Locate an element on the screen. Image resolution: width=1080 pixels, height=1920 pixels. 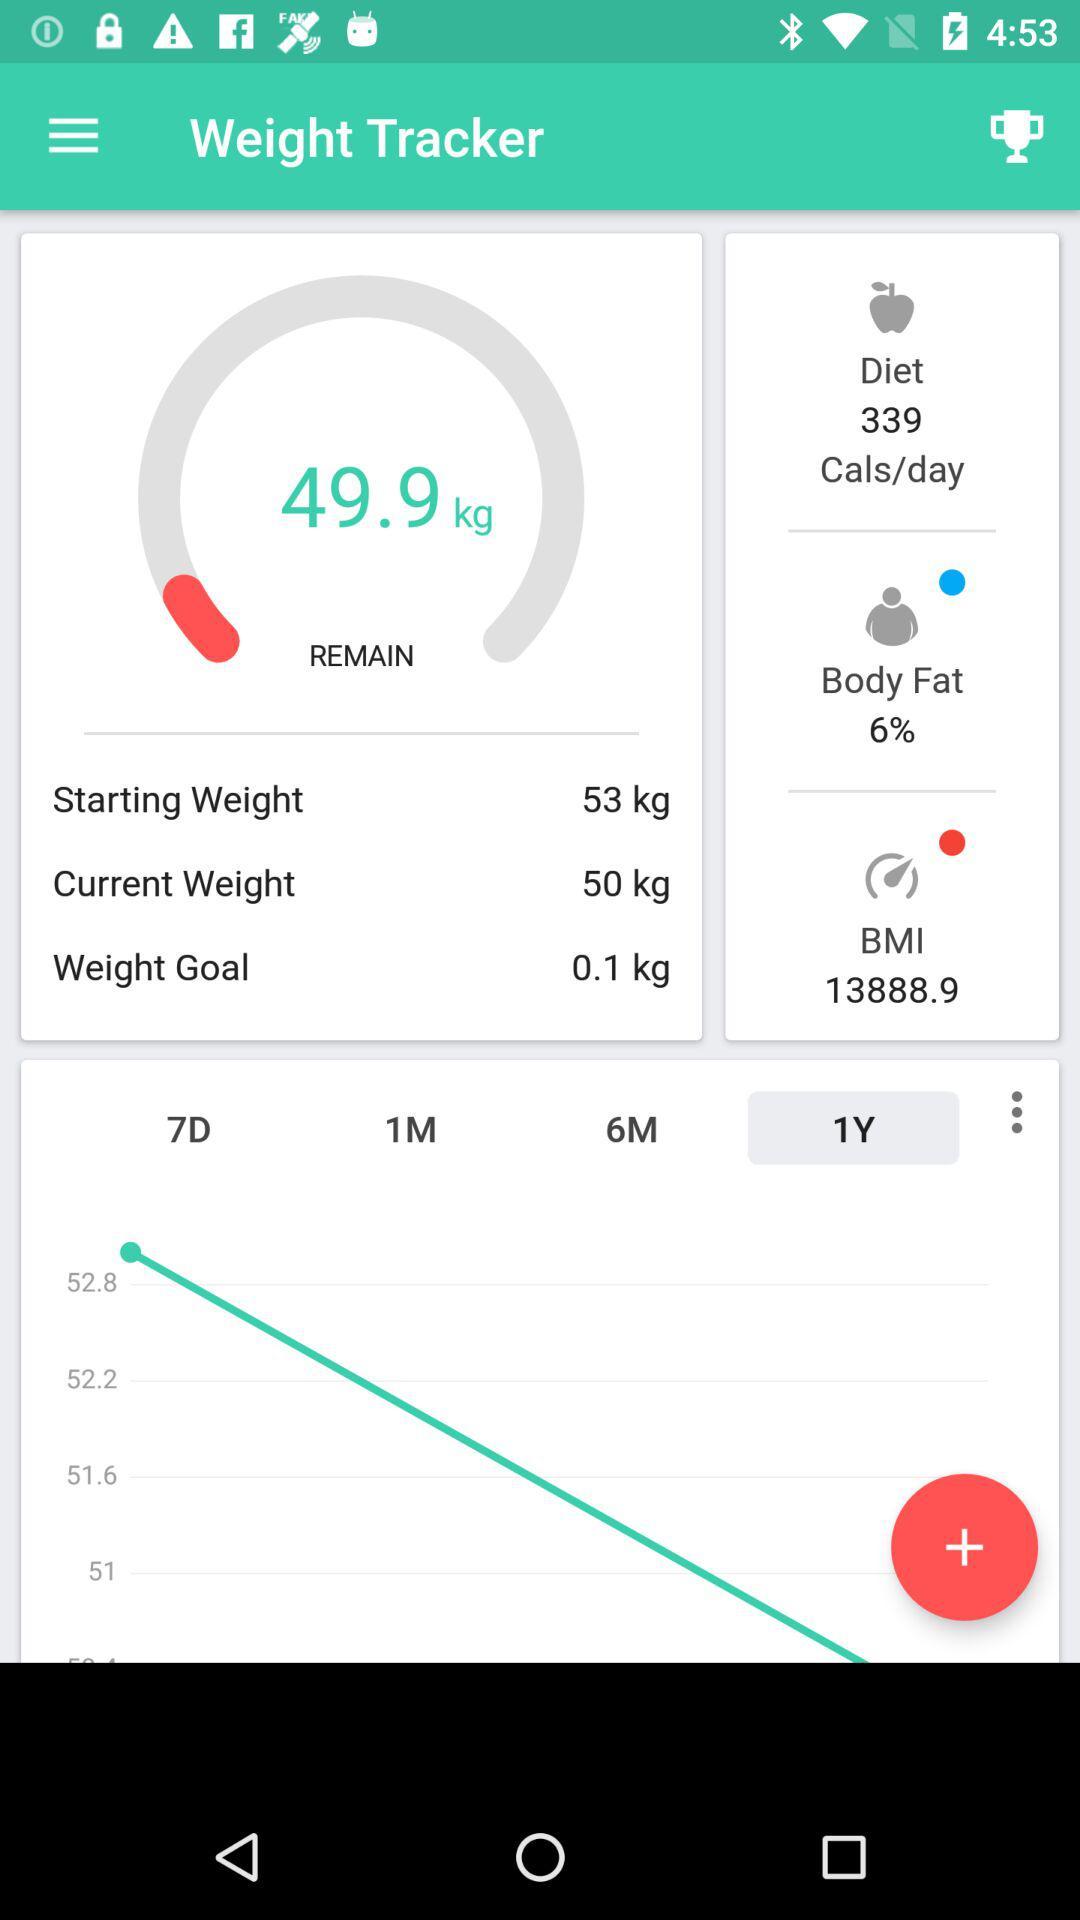
icon to the right of 6m icon is located at coordinates (853, 1128).